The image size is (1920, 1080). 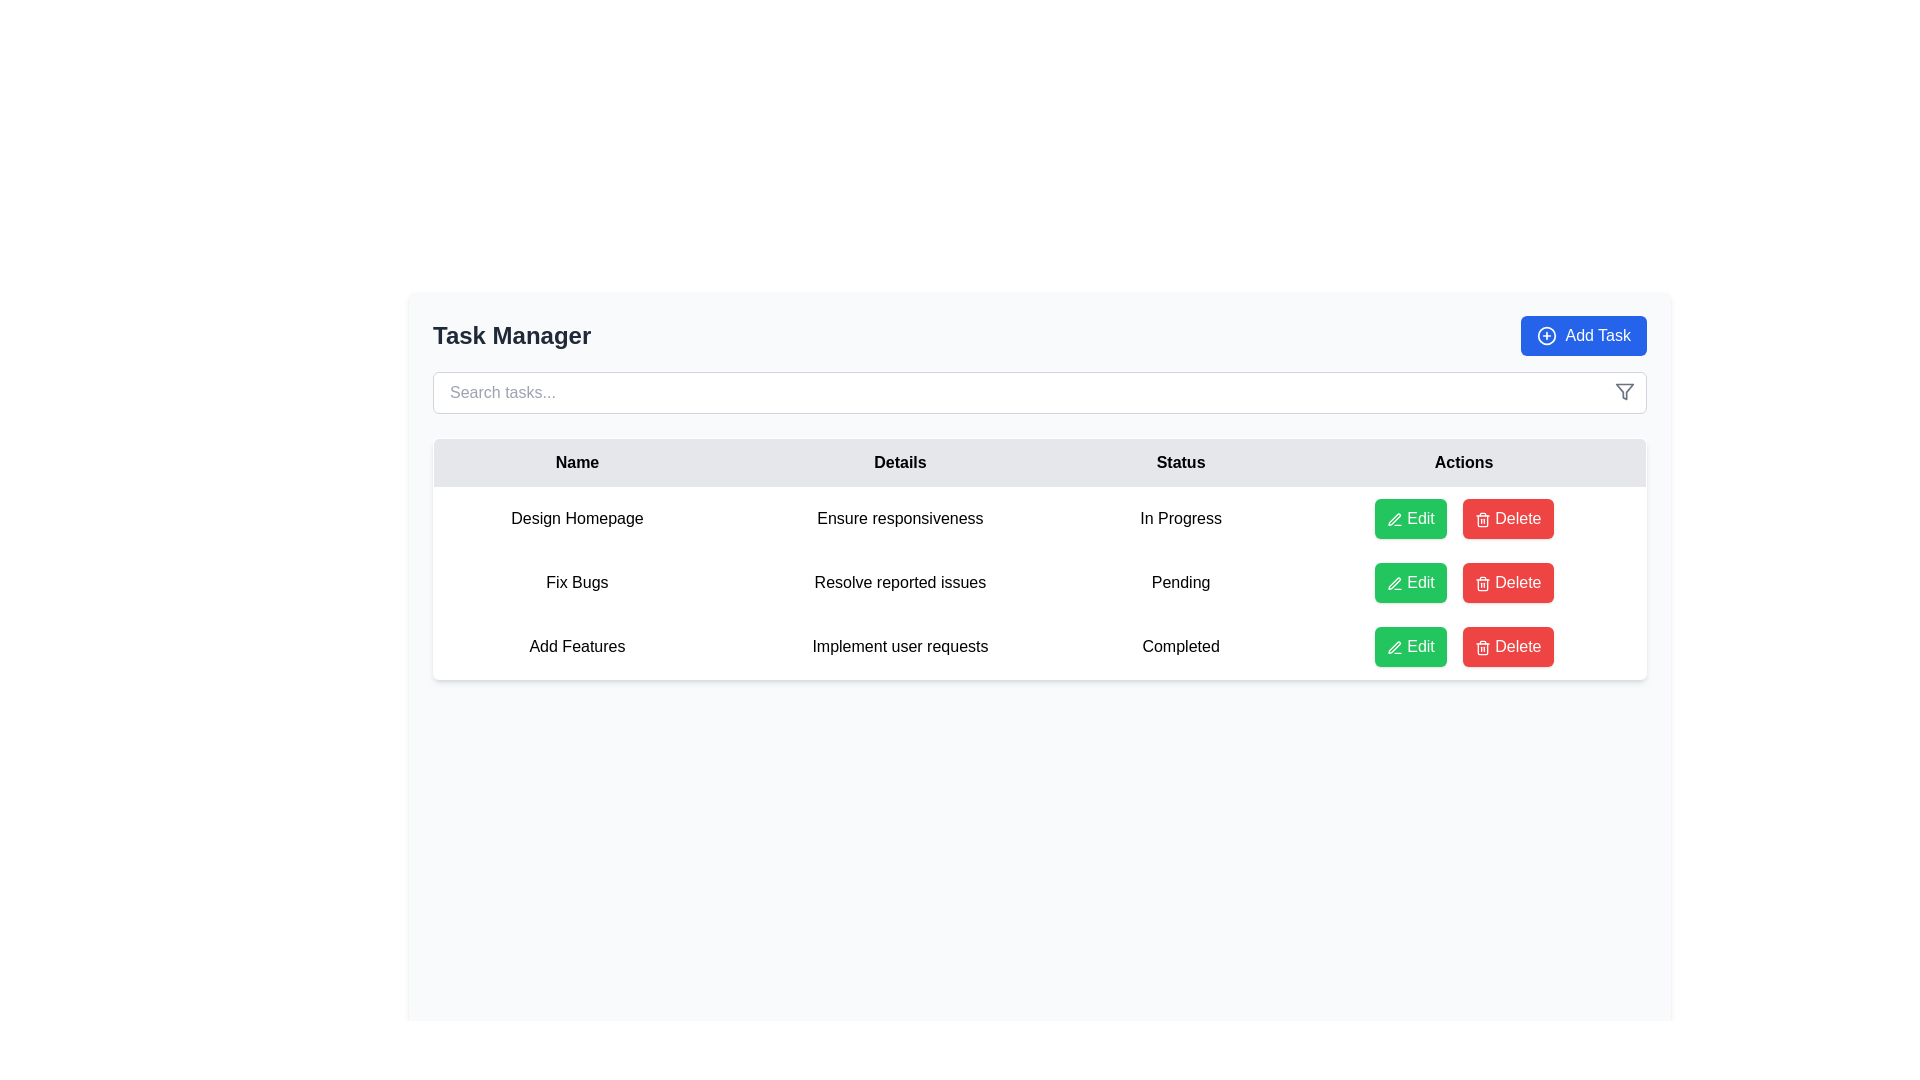 What do you see at coordinates (1181, 462) in the screenshot?
I see `the Table Header Cell containing the text 'Status', which is styled in bold black font on a light gray background and is part of the header row of a table layout` at bounding box center [1181, 462].